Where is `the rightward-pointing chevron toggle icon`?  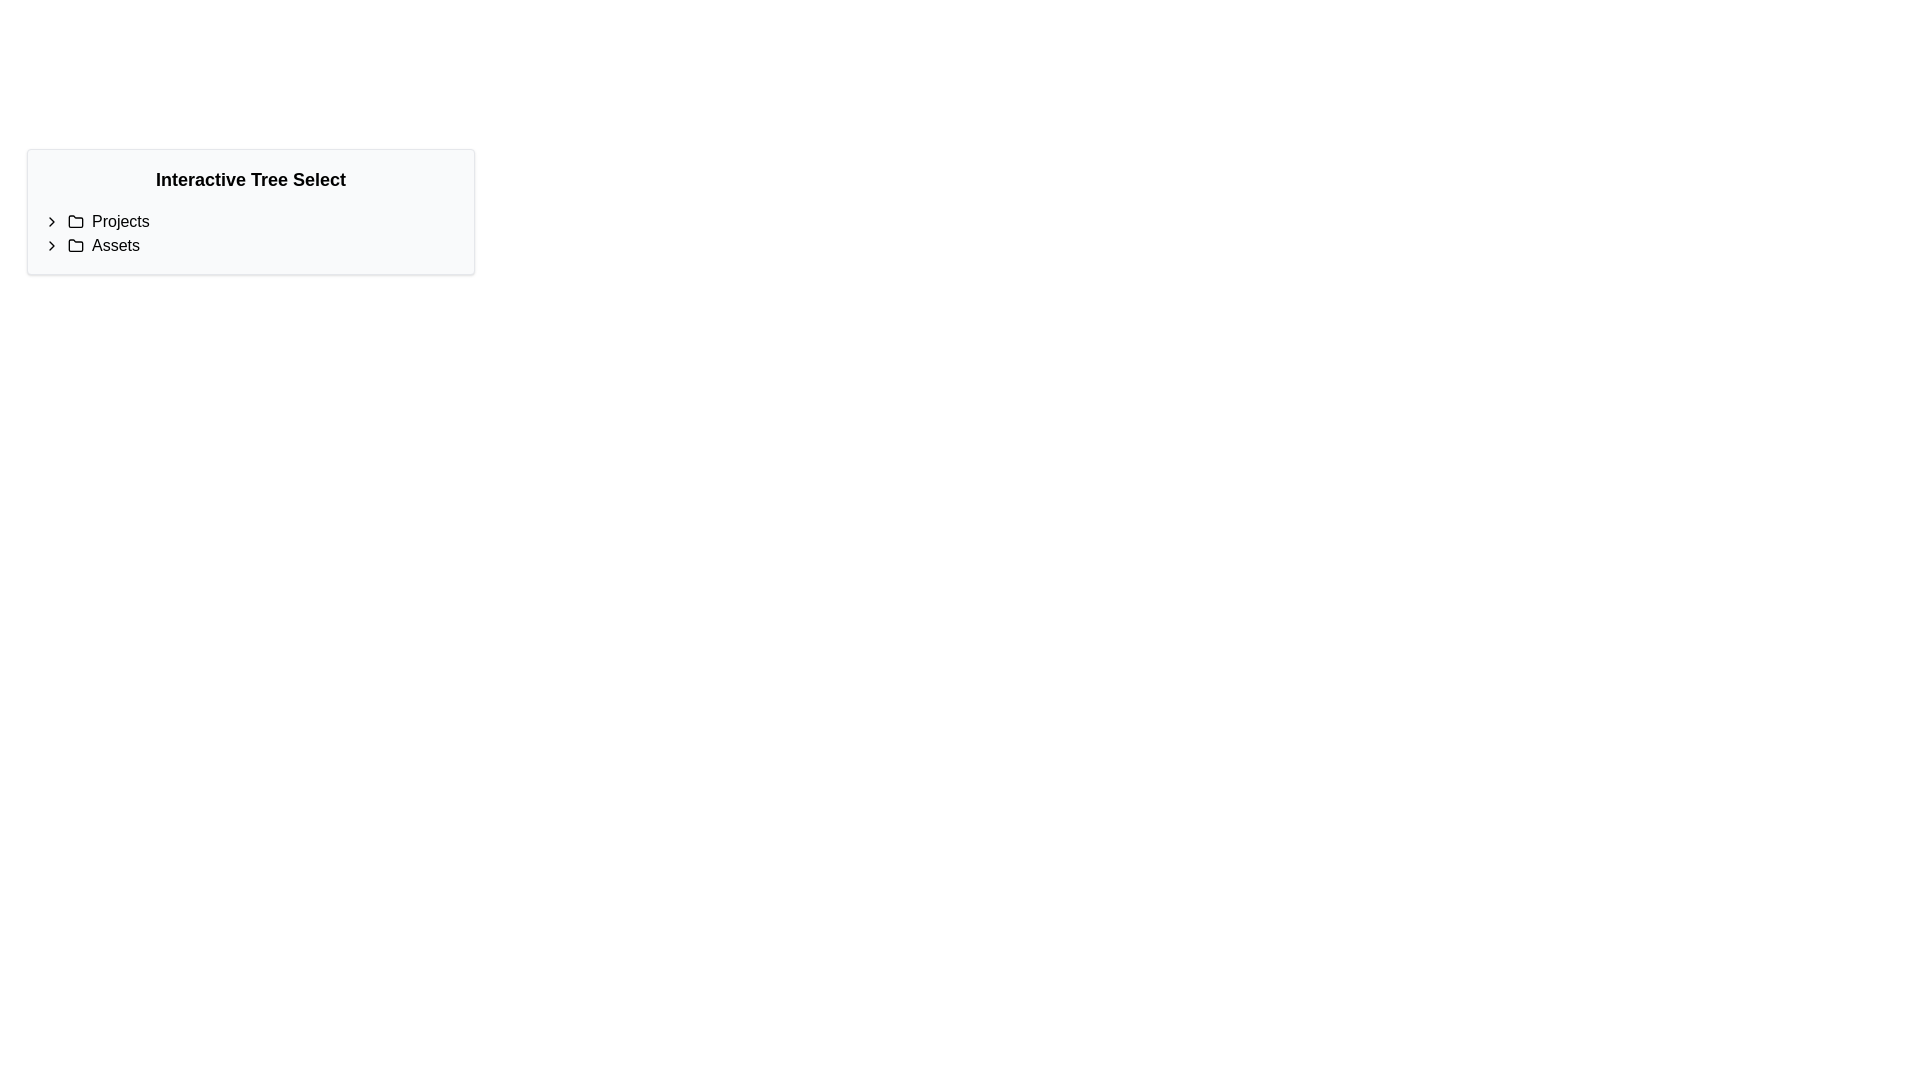
the rightward-pointing chevron toggle icon is located at coordinates (52, 245).